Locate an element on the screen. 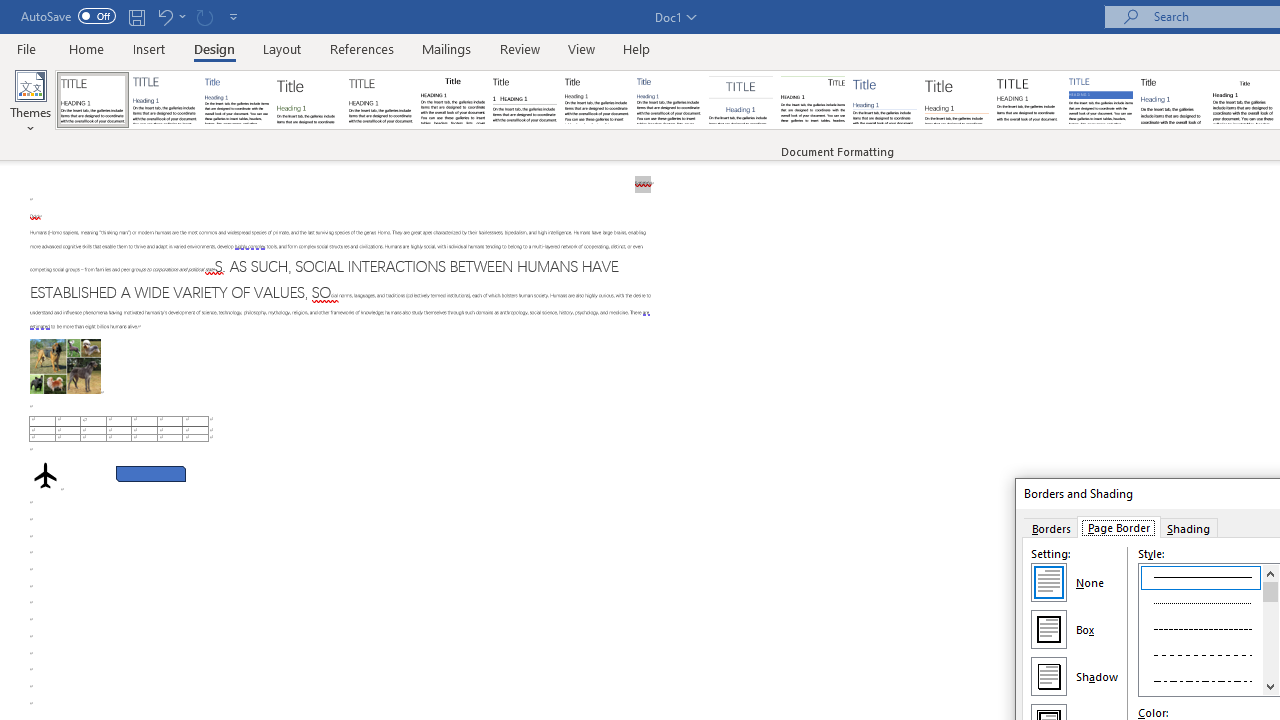 The width and height of the screenshot is (1280, 720). 'Line down' is located at coordinates (1269, 685).